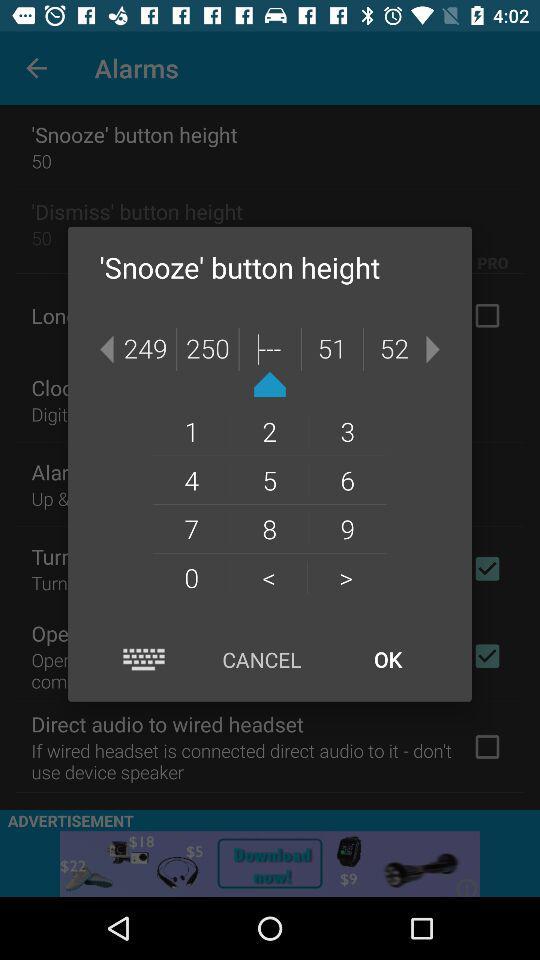 The image size is (540, 960). Describe the element at coordinates (346, 527) in the screenshot. I see `icon below the 5 icon` at that location.